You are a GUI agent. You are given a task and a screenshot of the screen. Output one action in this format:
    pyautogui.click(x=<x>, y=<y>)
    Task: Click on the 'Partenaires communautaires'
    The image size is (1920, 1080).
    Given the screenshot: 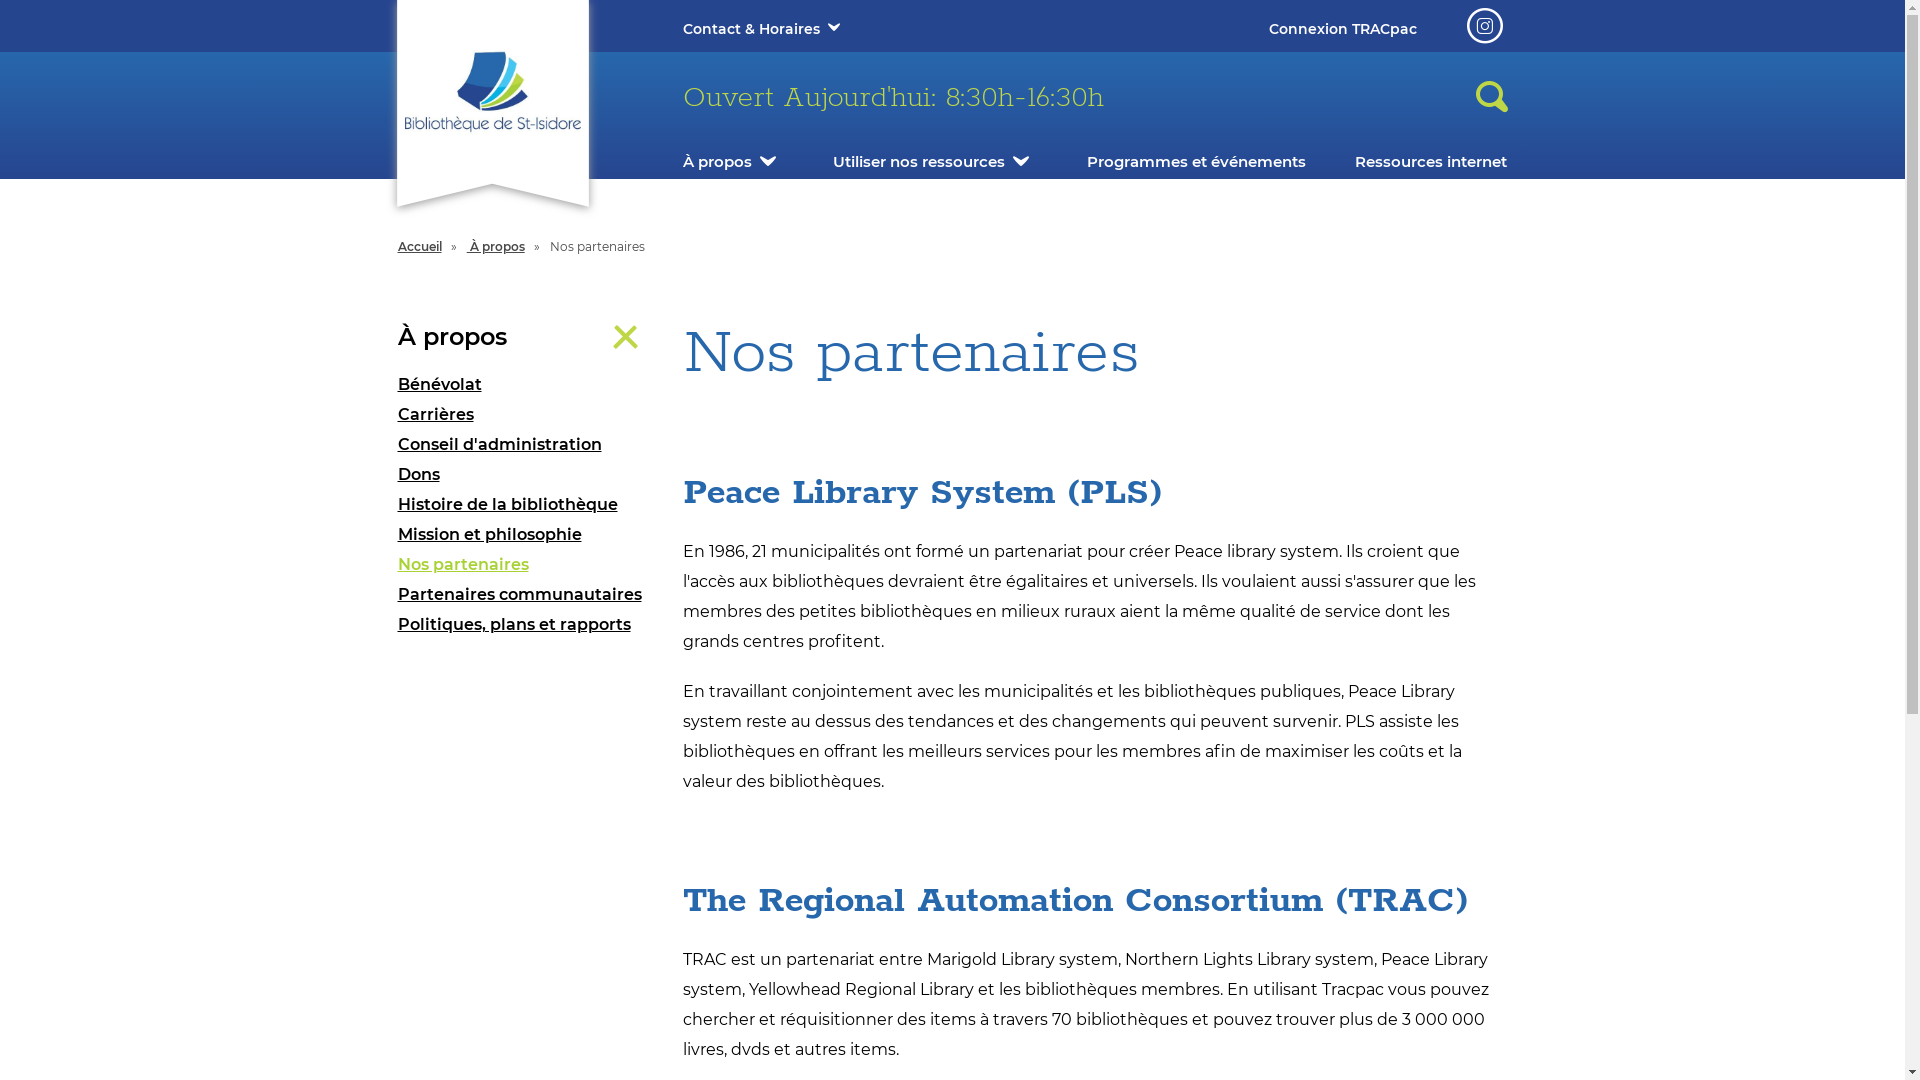 What is the action you would take?
    pyautogui.click(x=525, y=593)
    